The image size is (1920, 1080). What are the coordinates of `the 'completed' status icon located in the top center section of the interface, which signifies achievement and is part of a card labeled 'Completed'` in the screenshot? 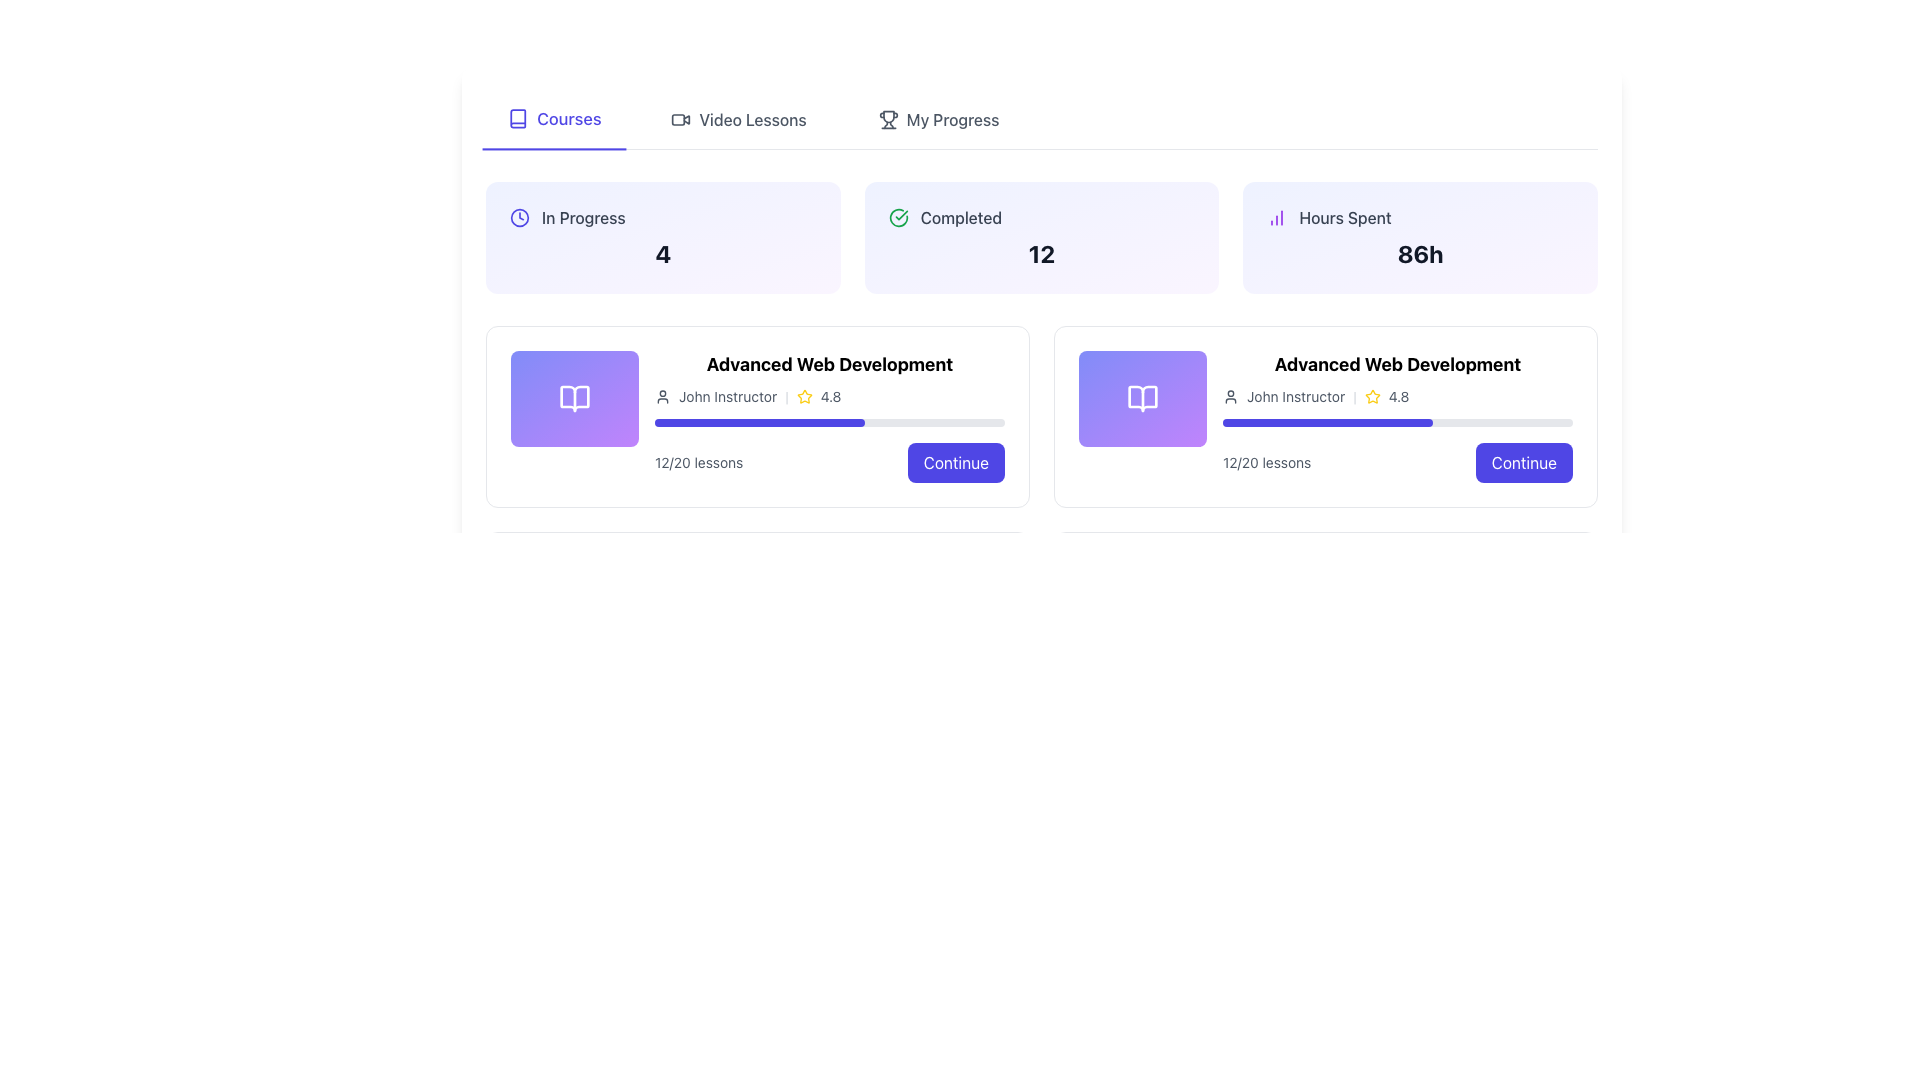 It's located at (897, 218).